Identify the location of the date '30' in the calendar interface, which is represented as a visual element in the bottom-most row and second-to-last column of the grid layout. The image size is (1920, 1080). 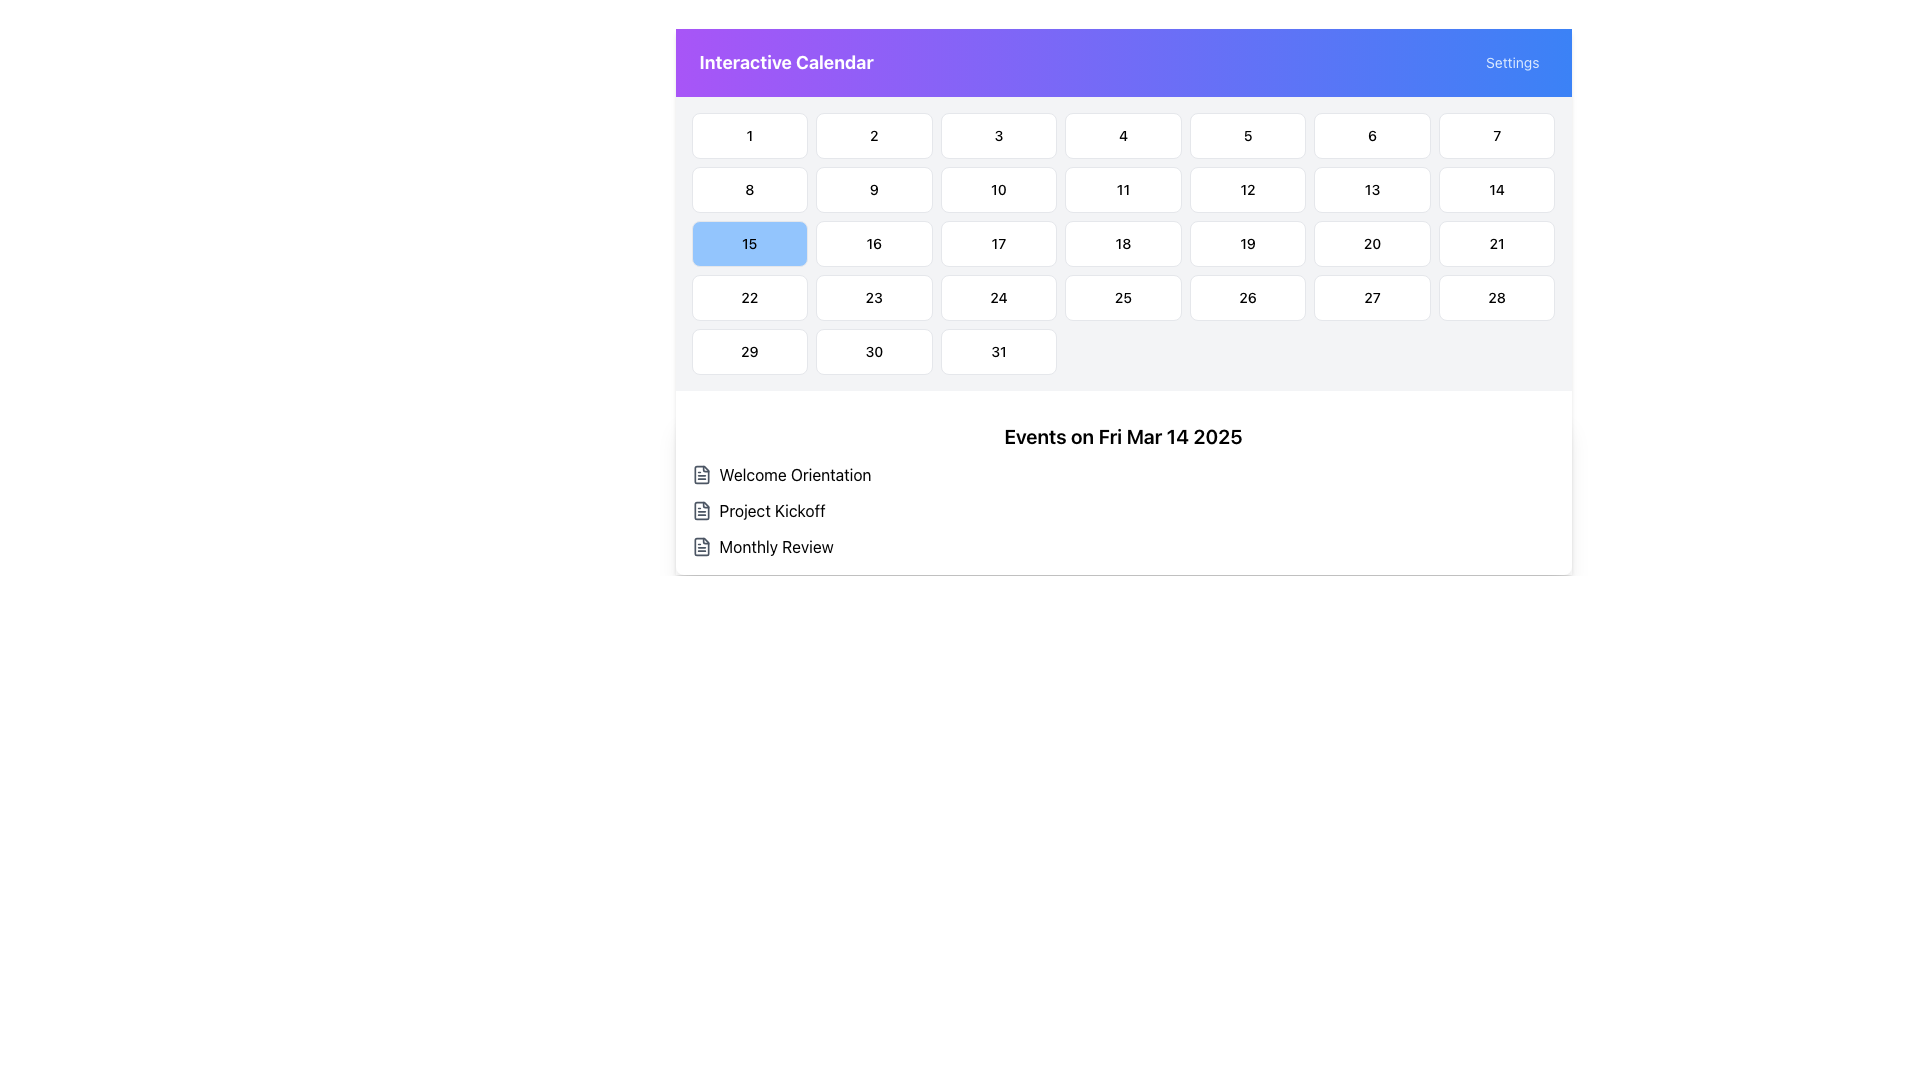
(874, 350).